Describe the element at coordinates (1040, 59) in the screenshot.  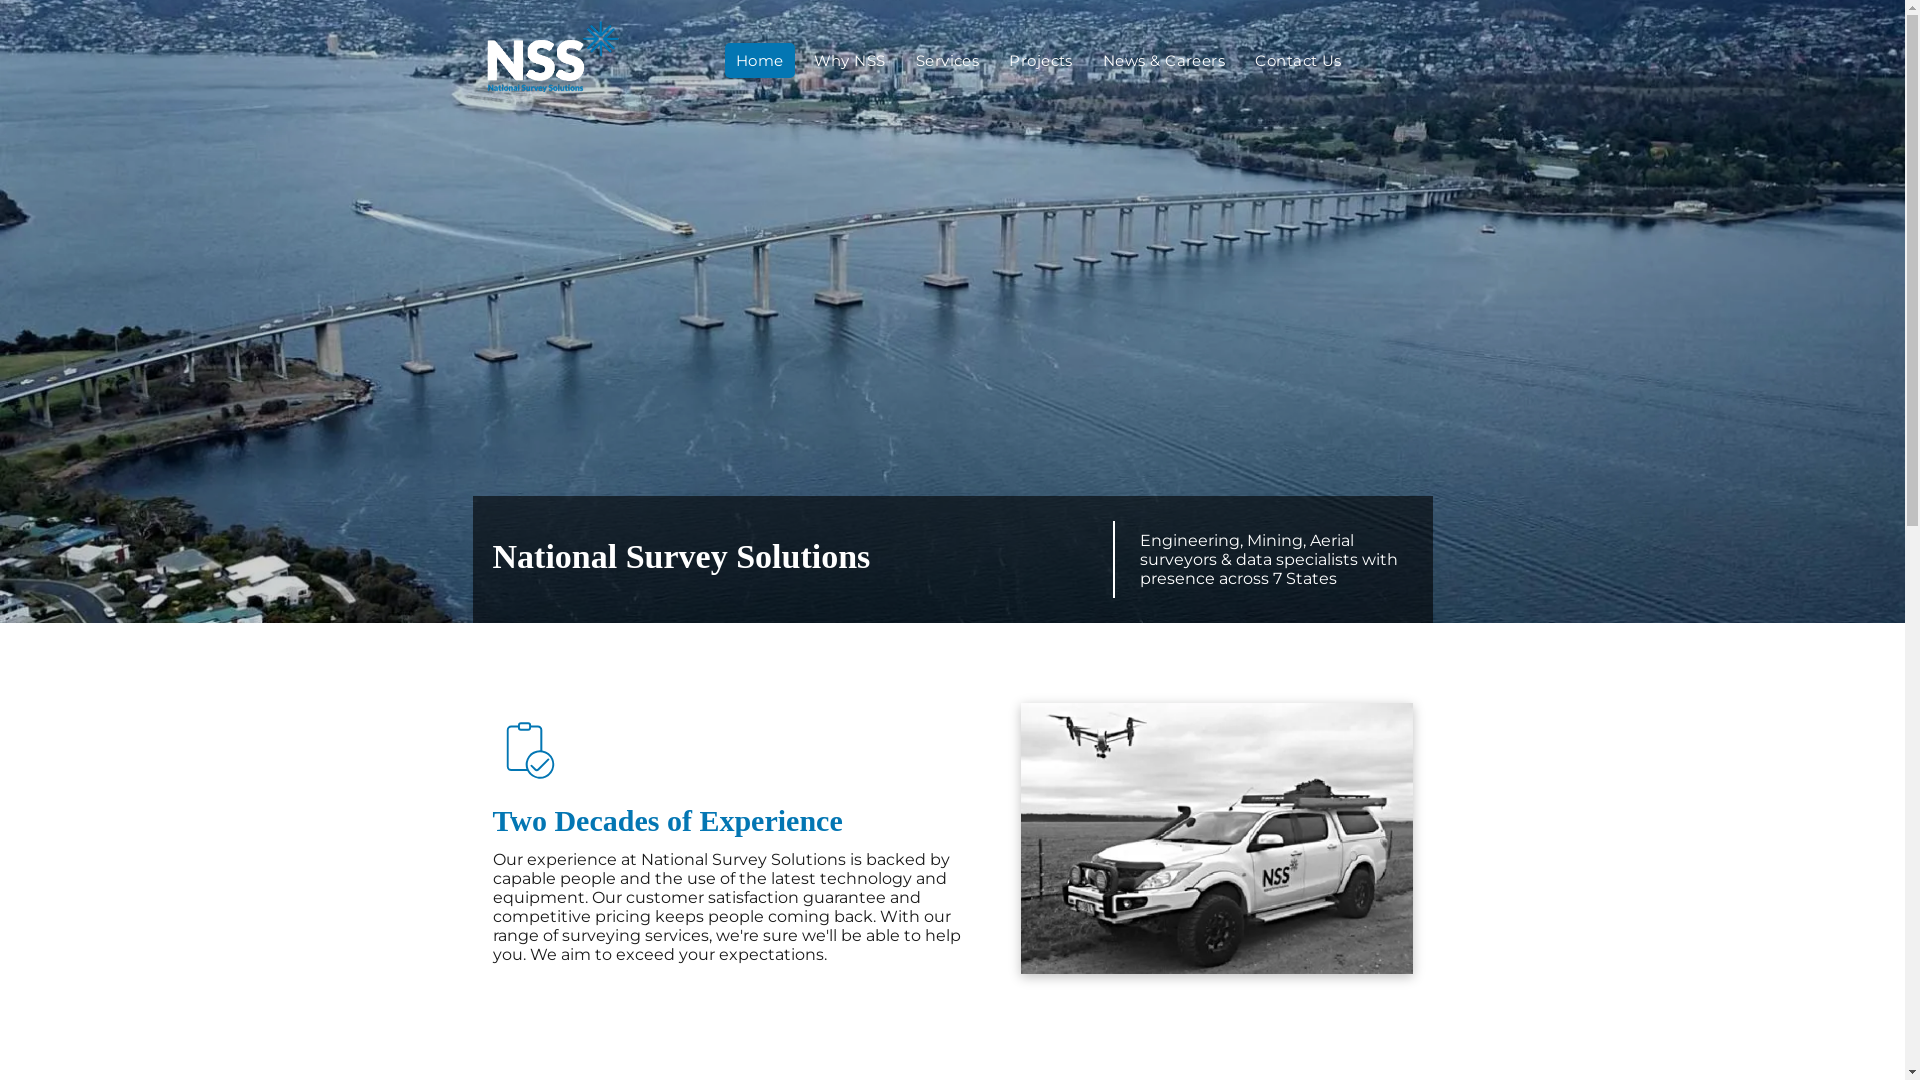
I see `'Projects'` at that location.